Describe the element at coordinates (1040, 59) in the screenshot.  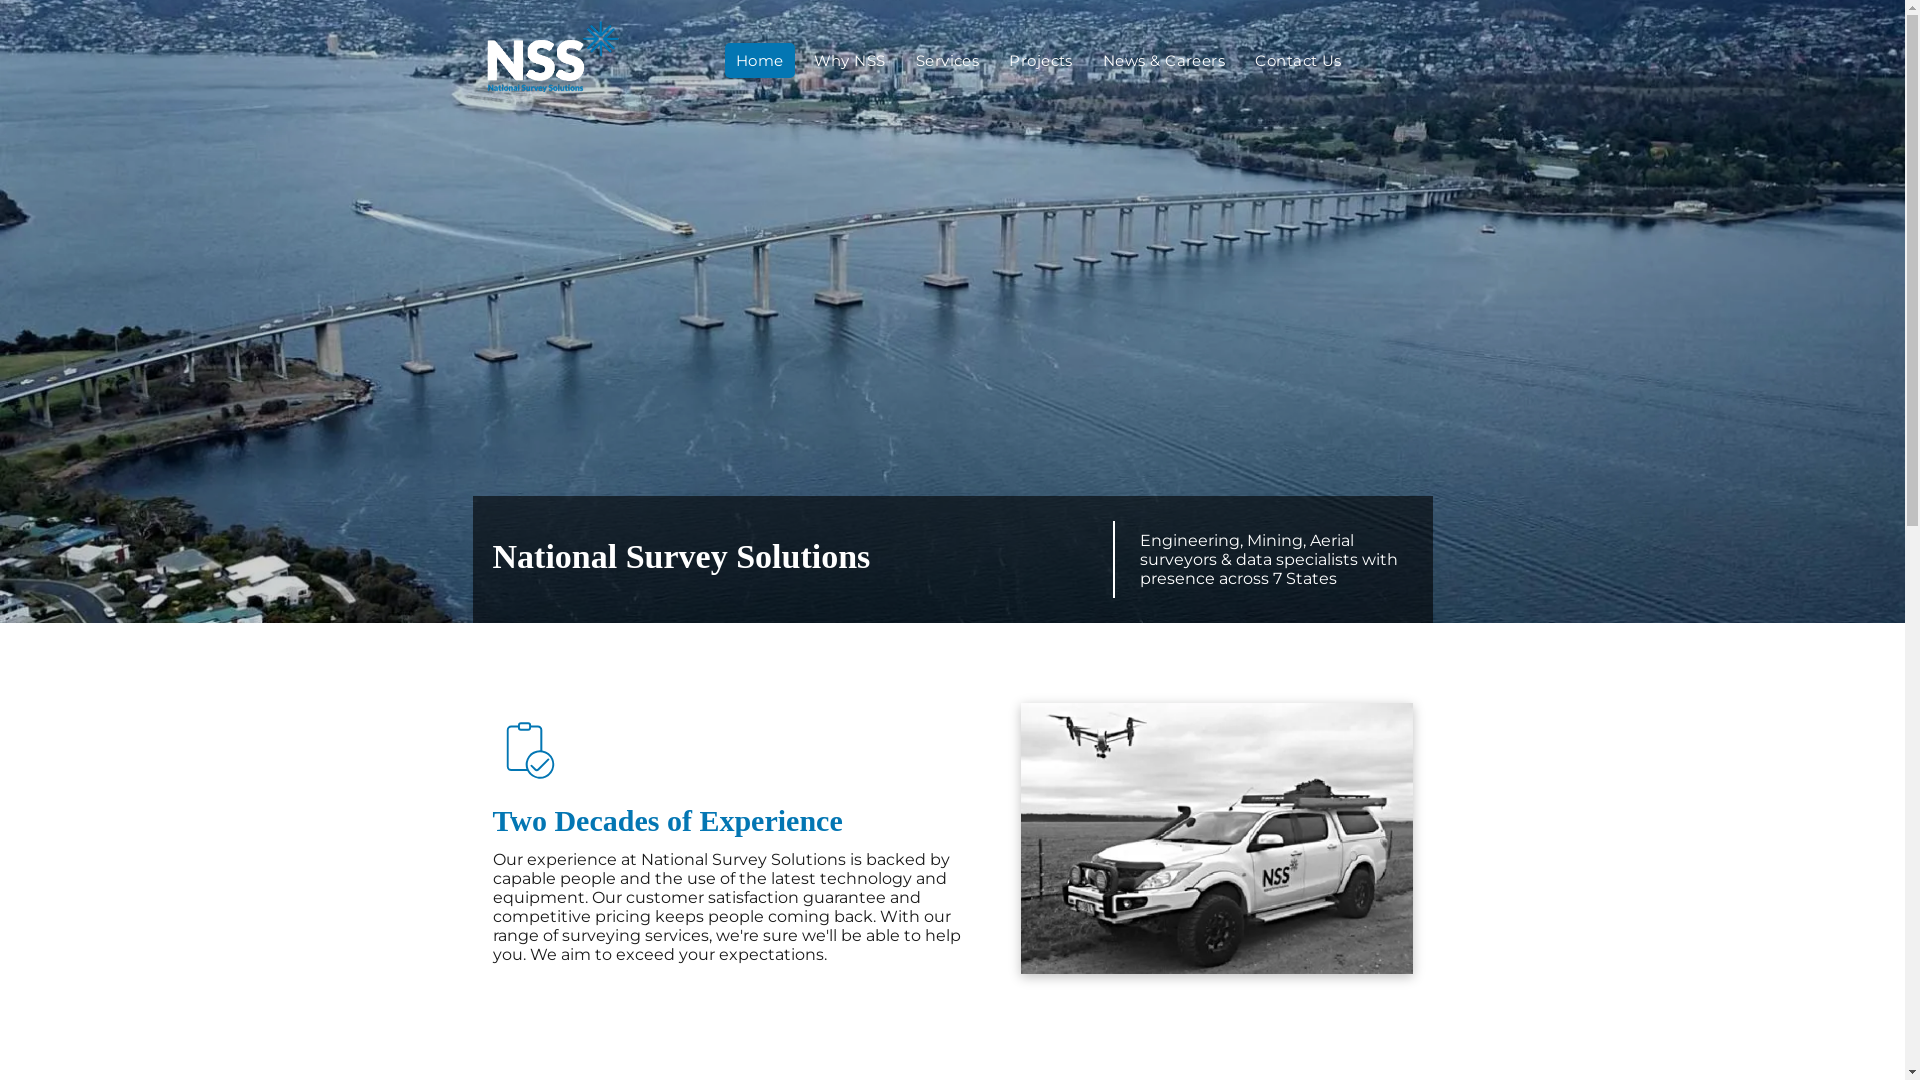
I see `'Projects'` at that location.